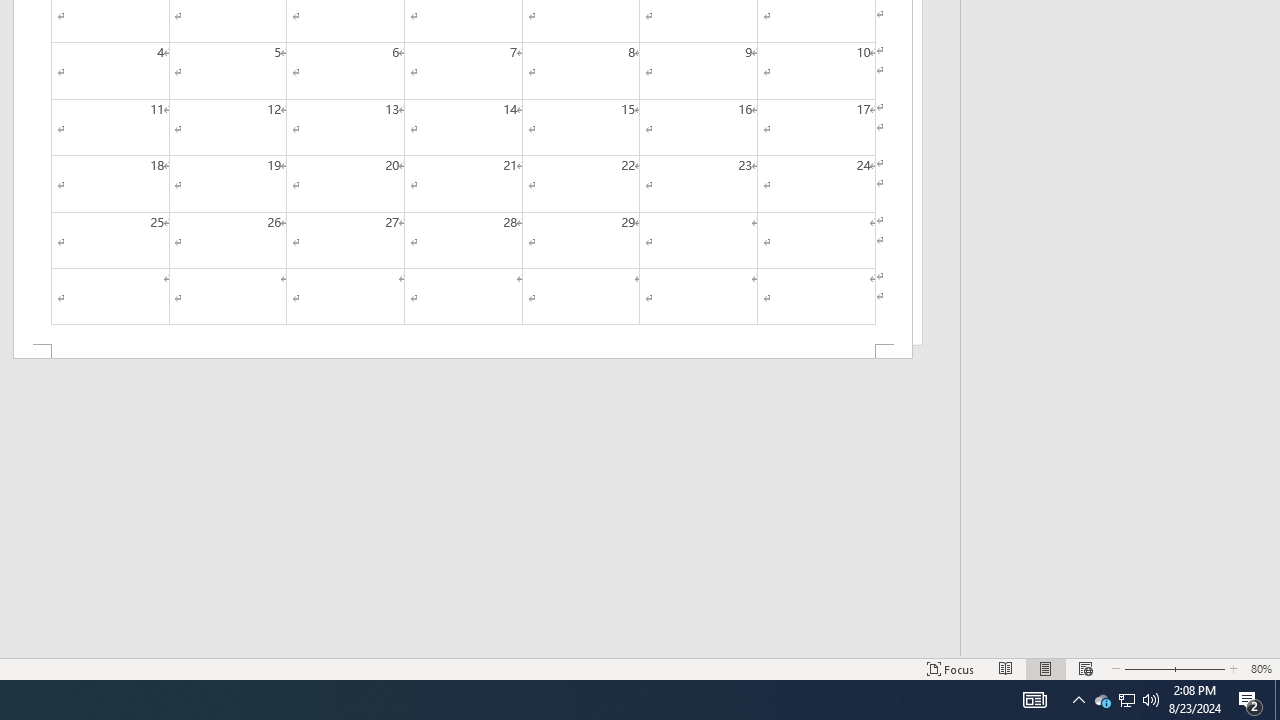 The image size is (1280, 720). Describe the element at coordinates (1006, 669) in the screenshot. I see `'Read Mode'` at that location.